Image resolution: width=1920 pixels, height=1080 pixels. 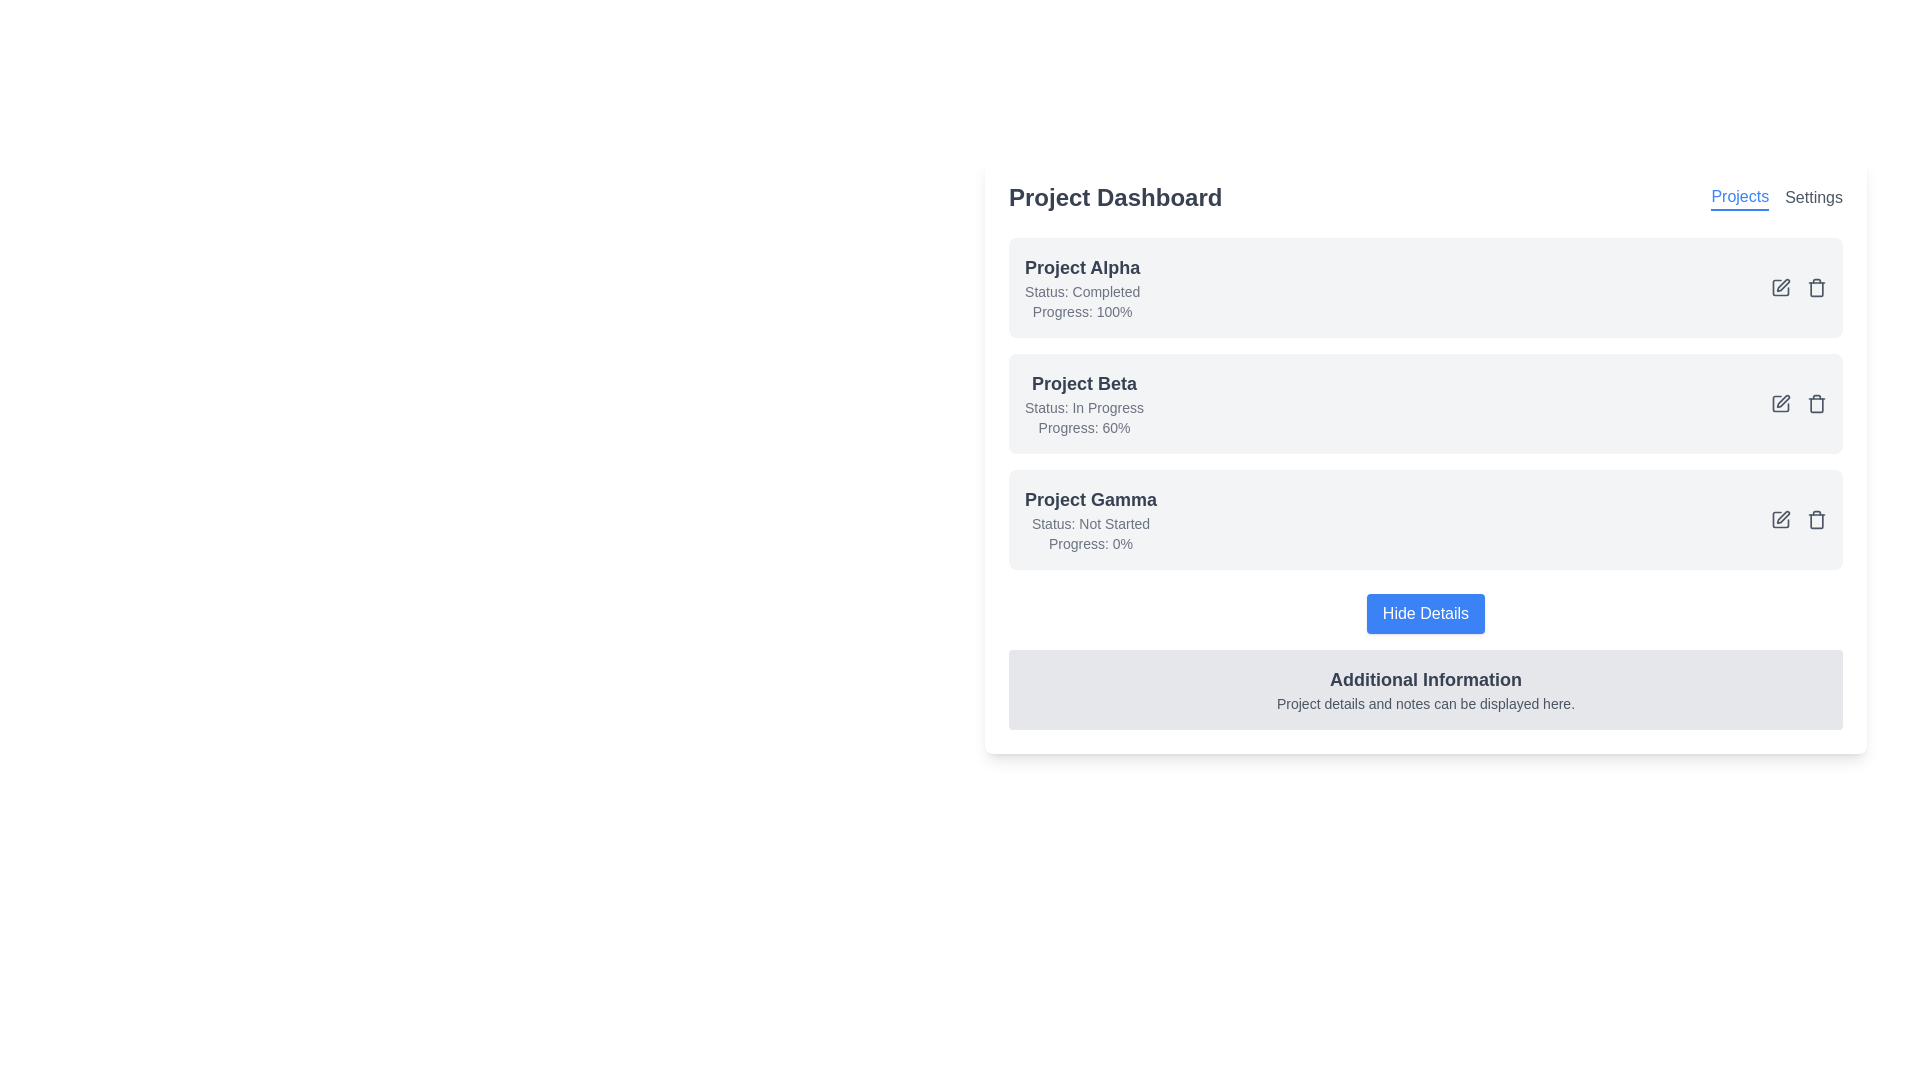 I want to click on status information from the text label displaying 'Status: Completed' in the 'Project Alpha' section of the Project Dashboard interface, so click(x=1081, y=292).